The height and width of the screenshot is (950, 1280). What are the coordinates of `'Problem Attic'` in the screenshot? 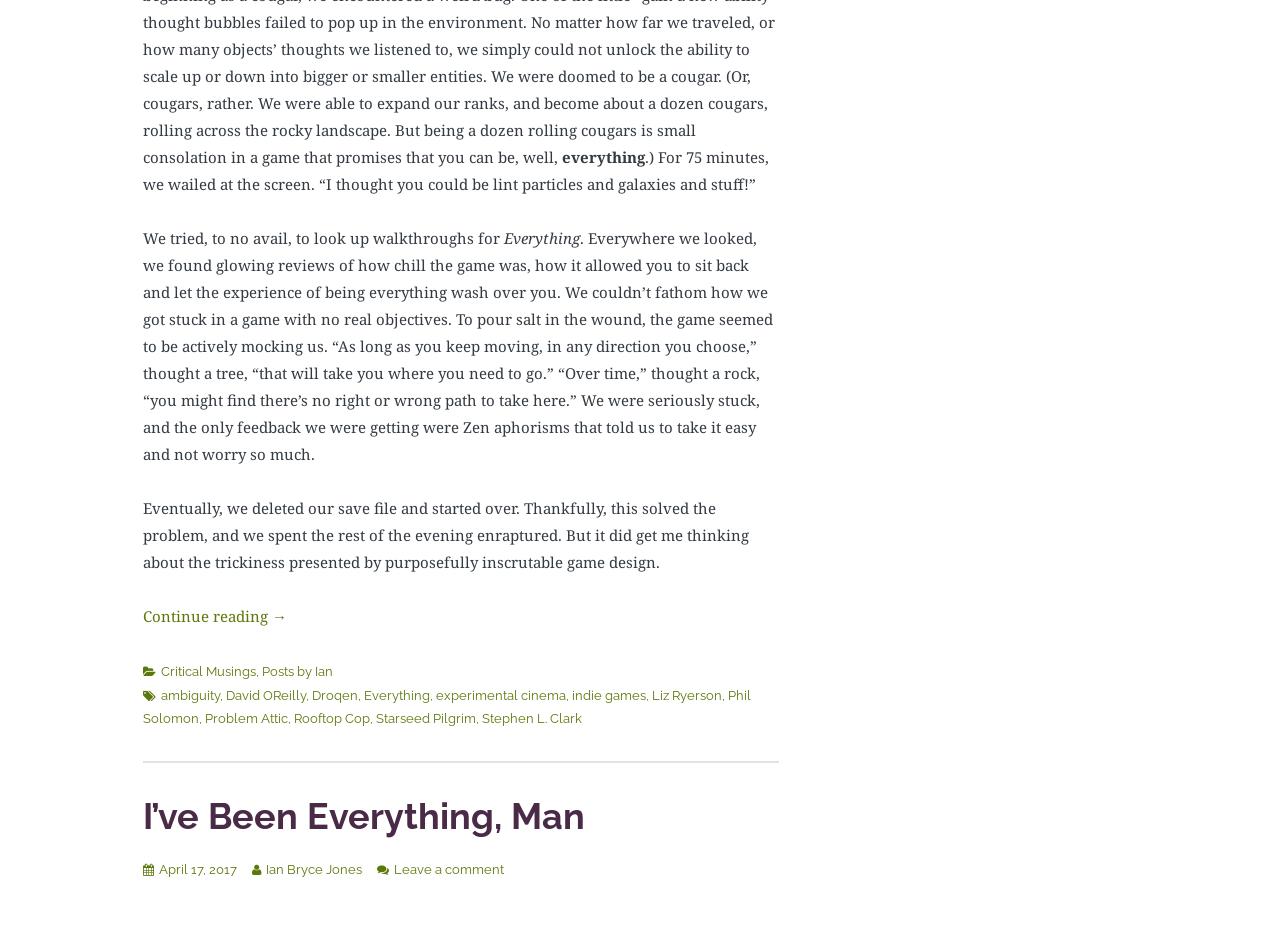 It's located at (245, 717).